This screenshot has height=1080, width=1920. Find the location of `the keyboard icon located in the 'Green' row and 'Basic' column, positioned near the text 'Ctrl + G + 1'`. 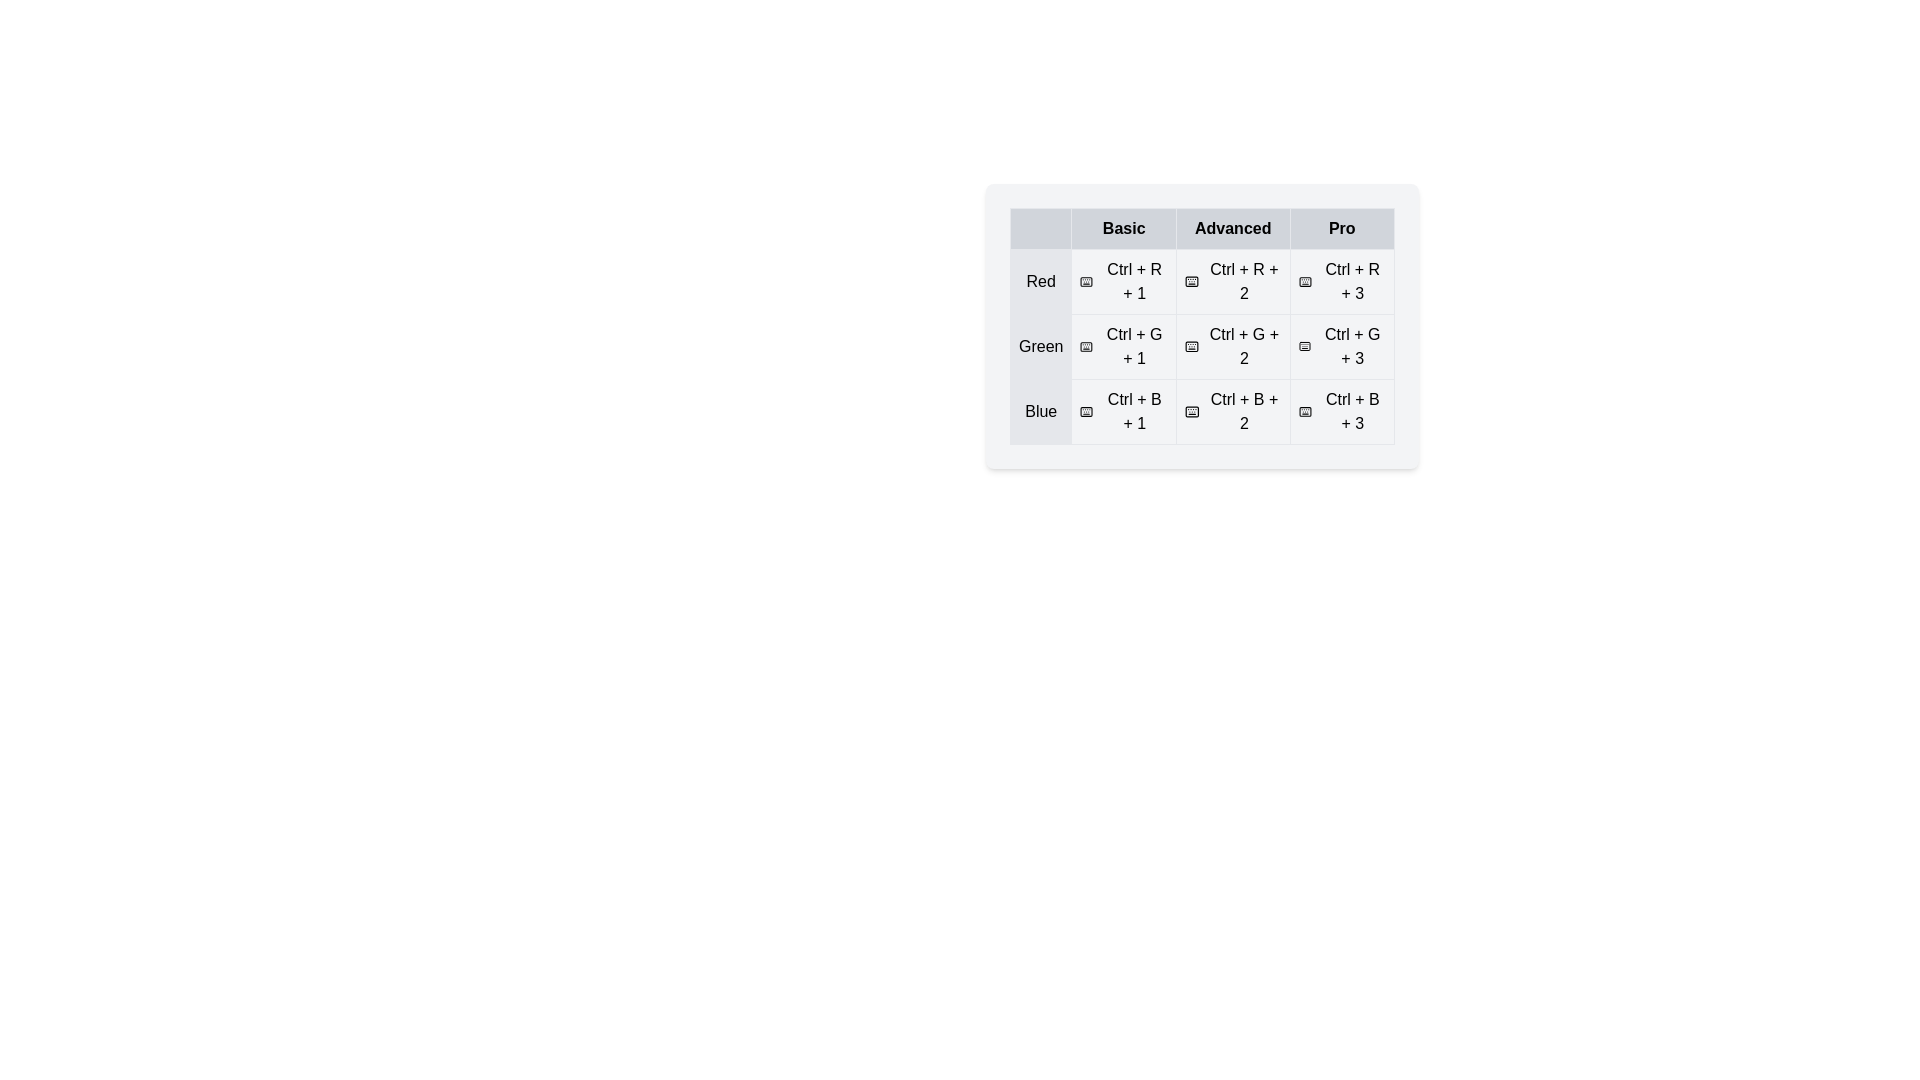

the keyboard icon located in the 'Green' row and 'Basic' column, positioned near the text 'Ctrl + G + 1' is located at coordinates (1085, 346).